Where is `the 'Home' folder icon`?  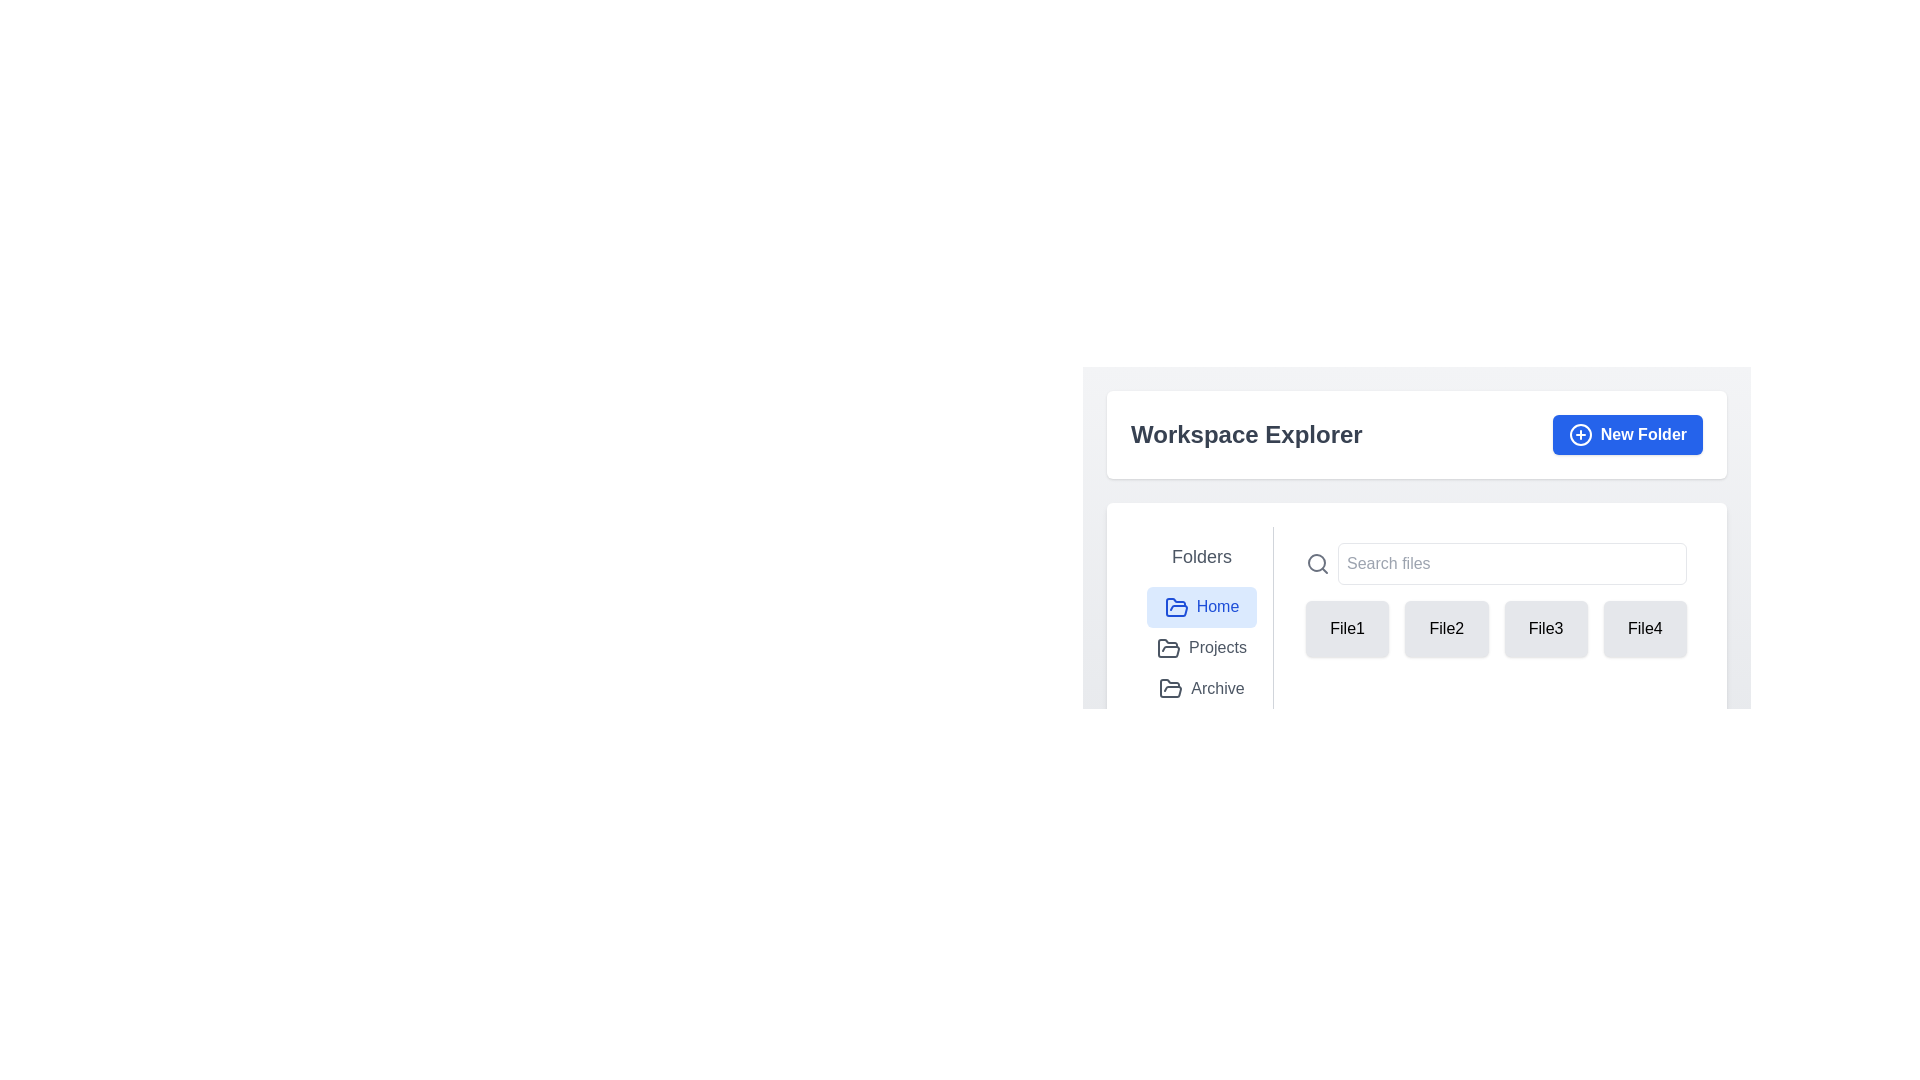
the 'Home' folder icon is located at coordinates (1176, 606).